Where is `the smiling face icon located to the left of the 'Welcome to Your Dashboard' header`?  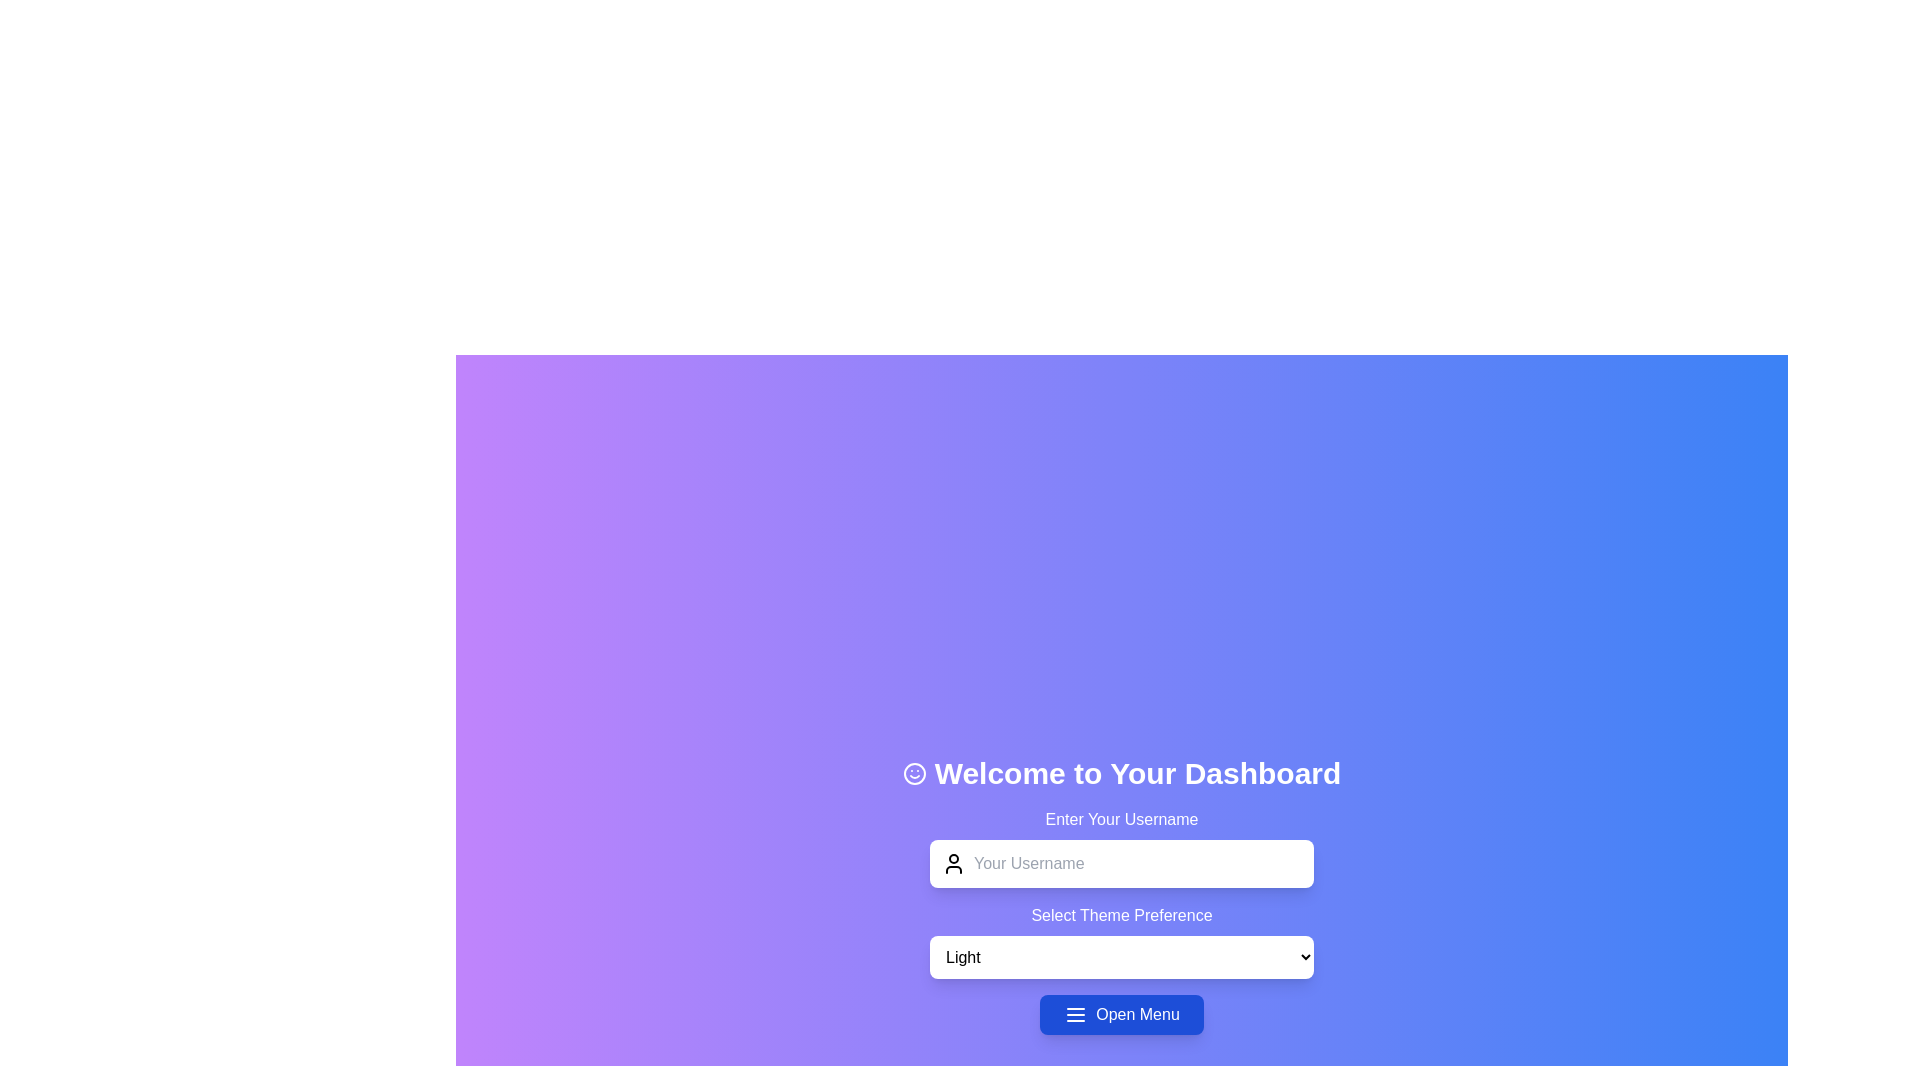 the smiling face icon located to the left of the 'Welcome to Your Dashboard' header is located at coordinates (913, 772).